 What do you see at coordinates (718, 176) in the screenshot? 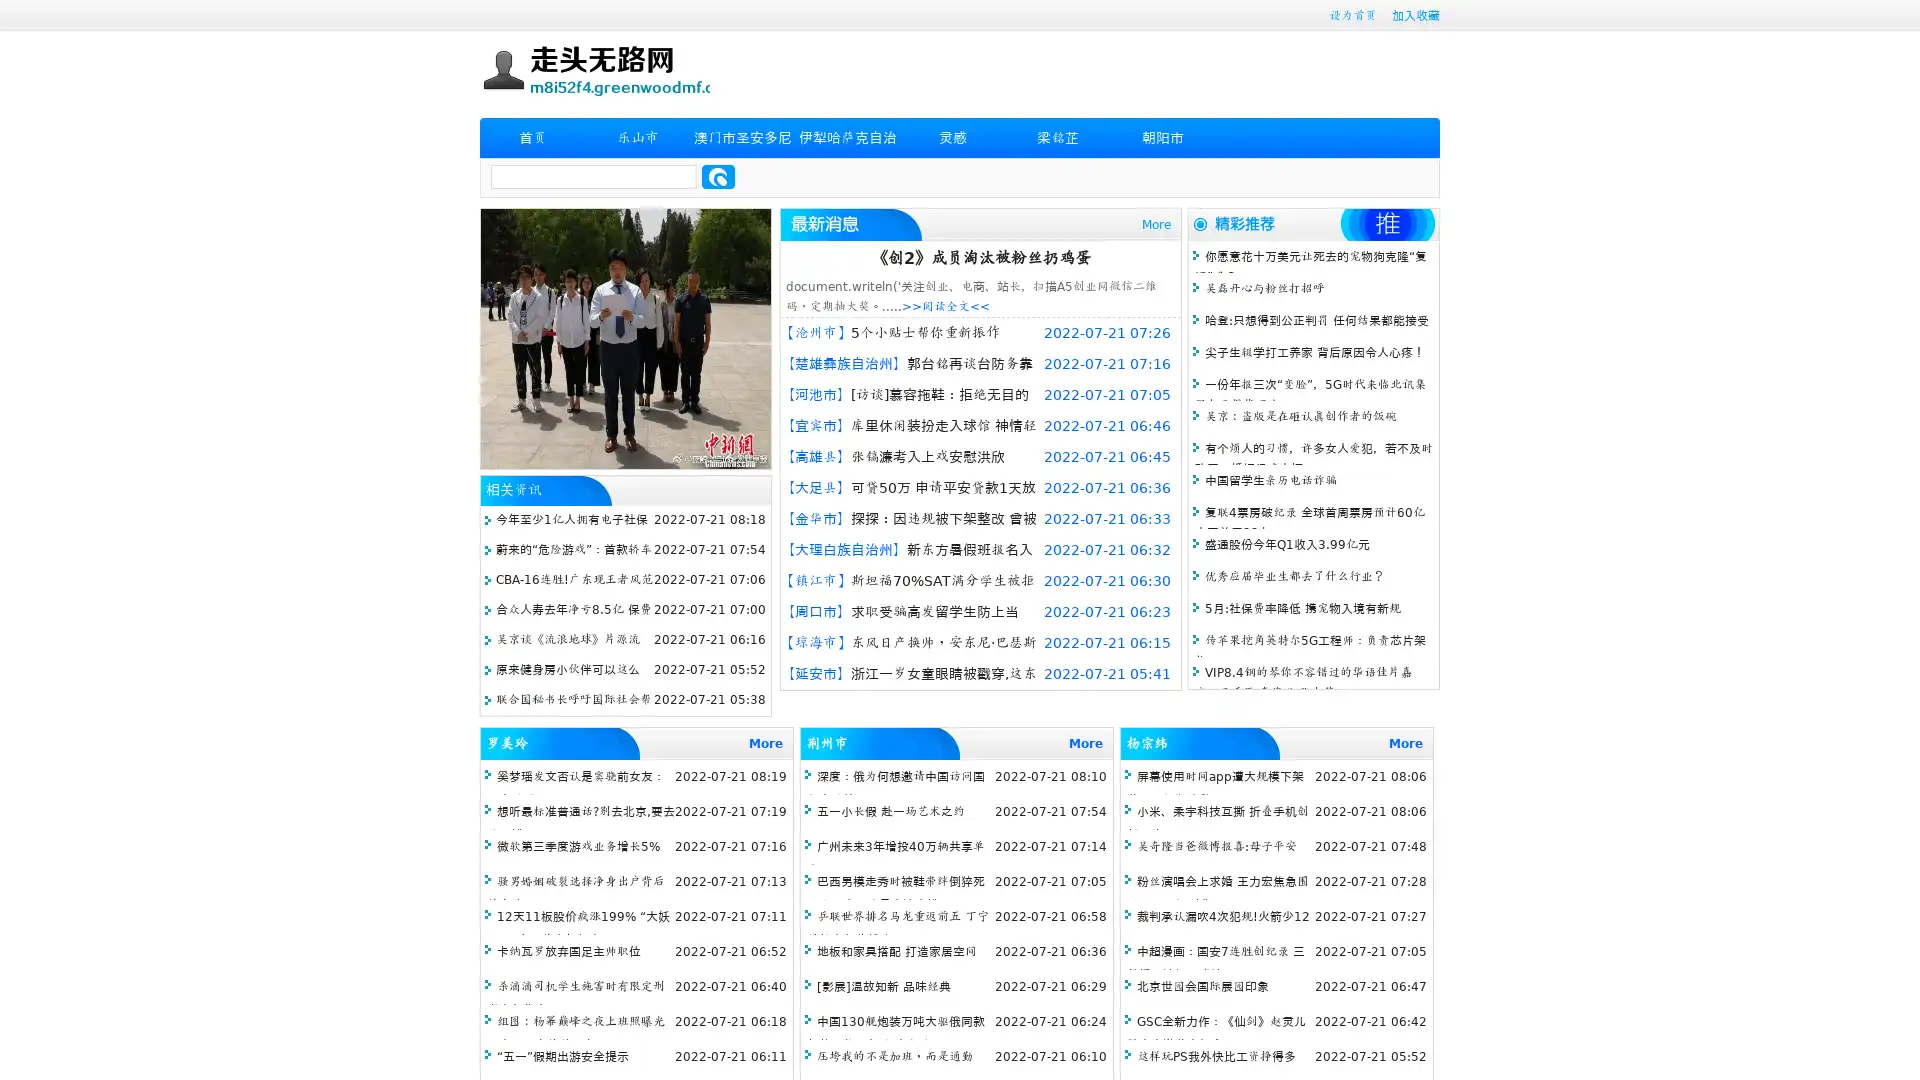
I see `Search` at bounding box center [718, 176].